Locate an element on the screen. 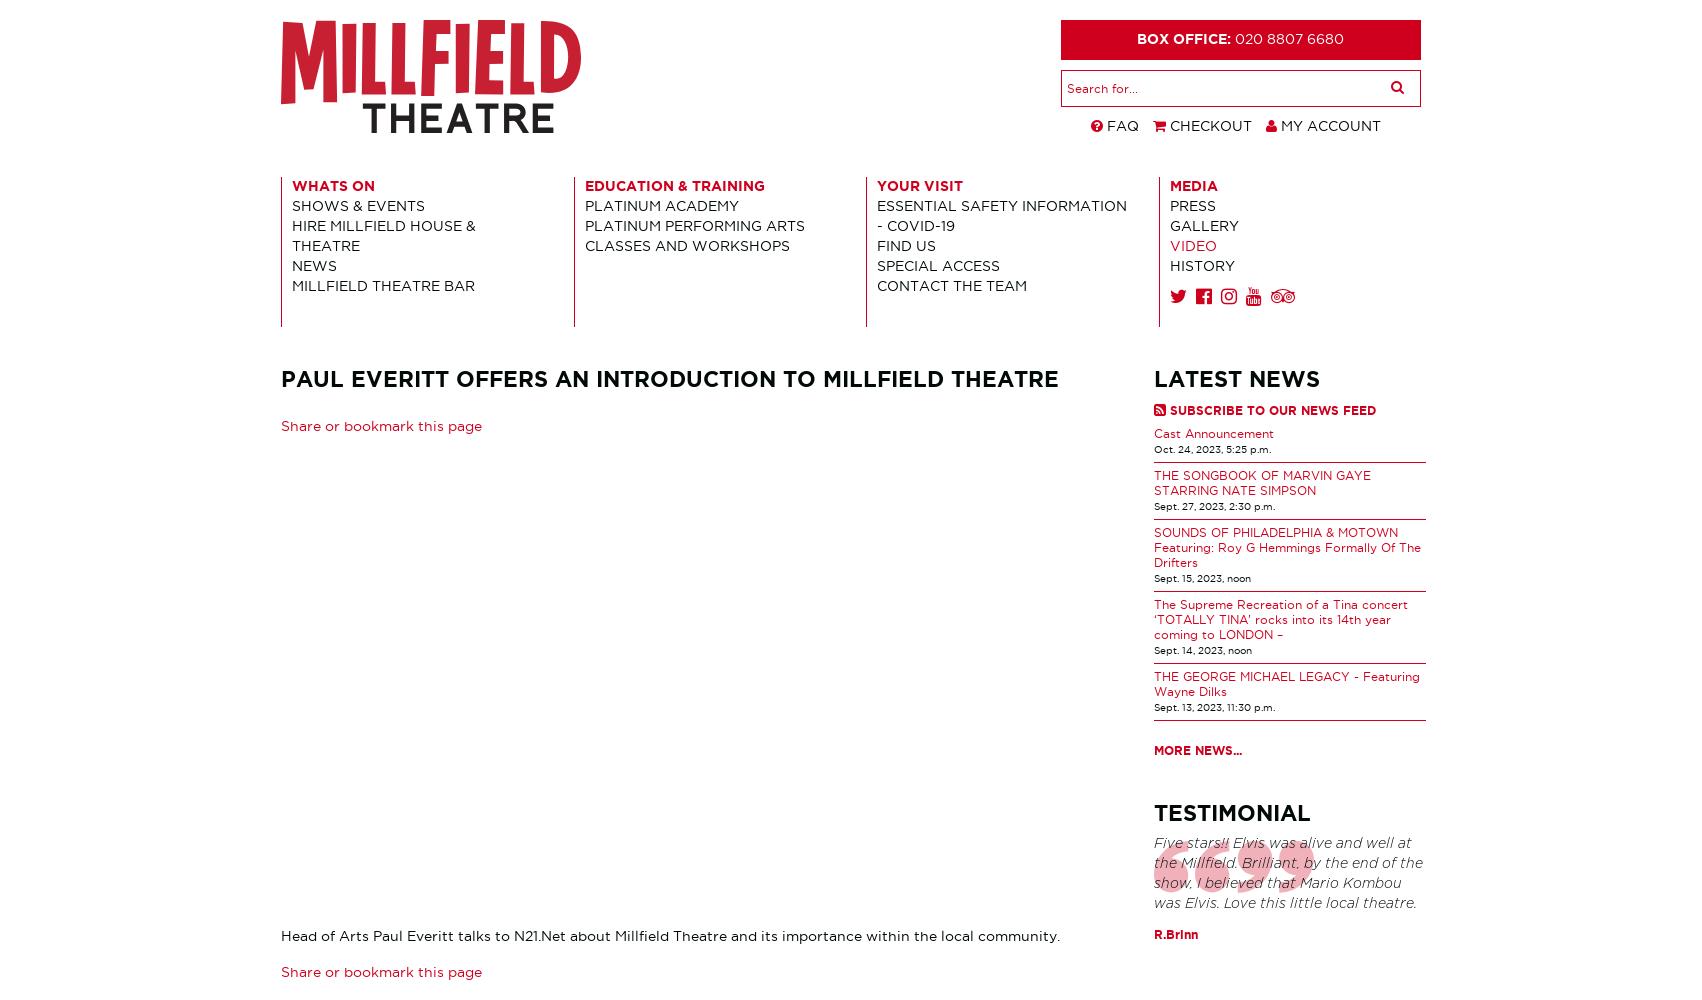  'Education & Training' is located at coordinates (673, 185).